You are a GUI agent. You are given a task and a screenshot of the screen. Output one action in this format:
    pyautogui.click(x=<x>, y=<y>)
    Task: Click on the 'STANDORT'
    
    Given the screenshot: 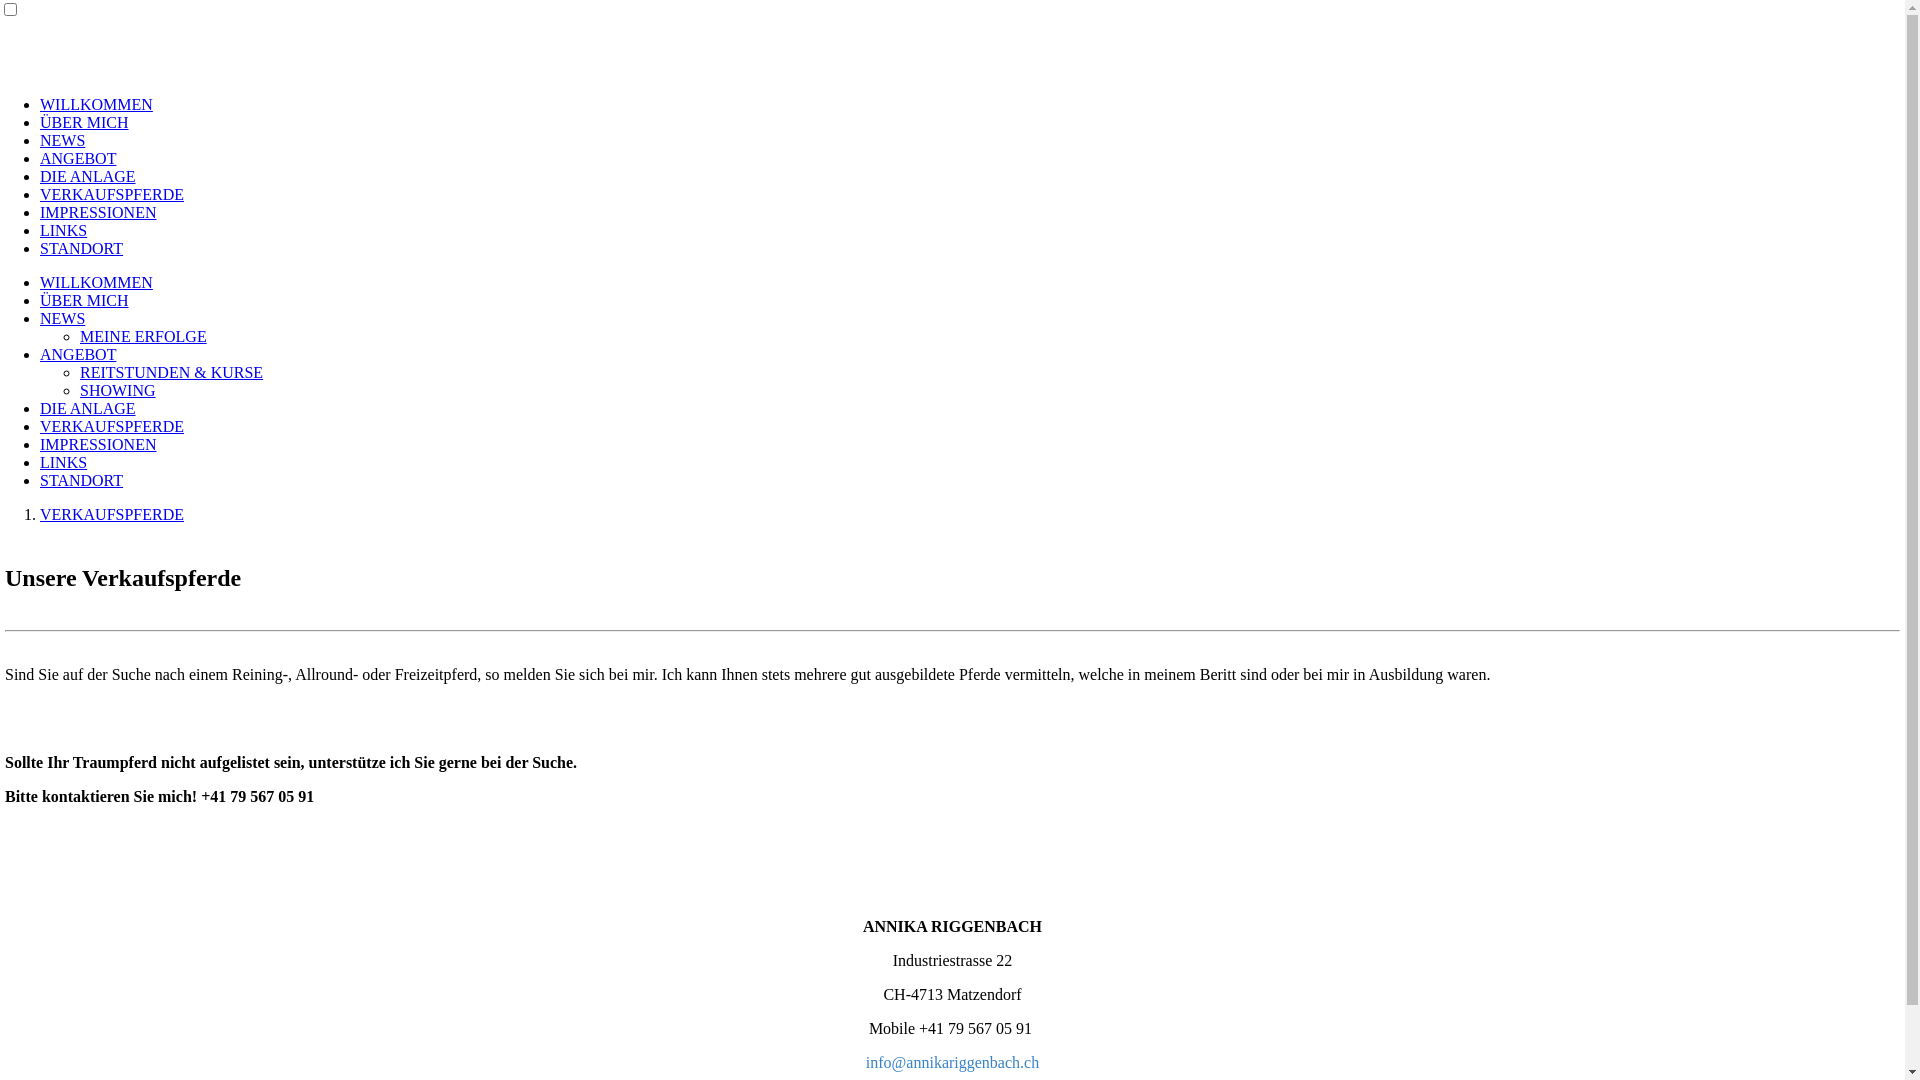 What is the action you would take?
    pyautogui.click(x=80, y=247)
    